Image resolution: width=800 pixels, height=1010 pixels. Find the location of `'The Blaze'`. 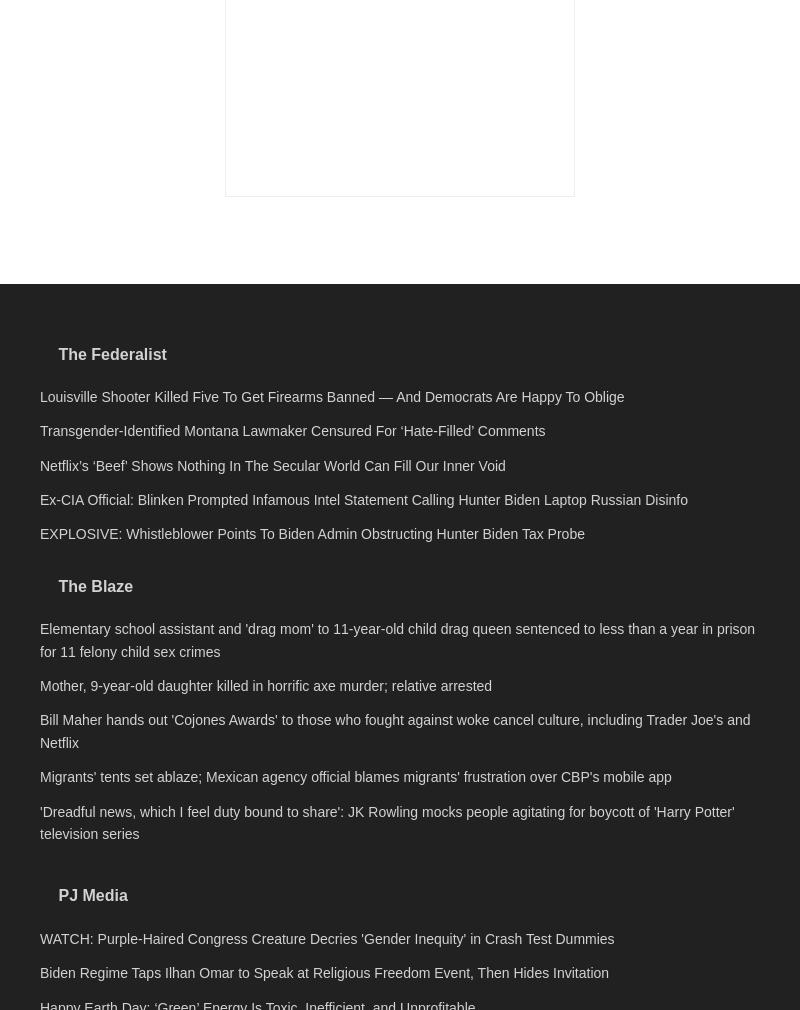

'The Blaze' is located at coordinates (95, 866).